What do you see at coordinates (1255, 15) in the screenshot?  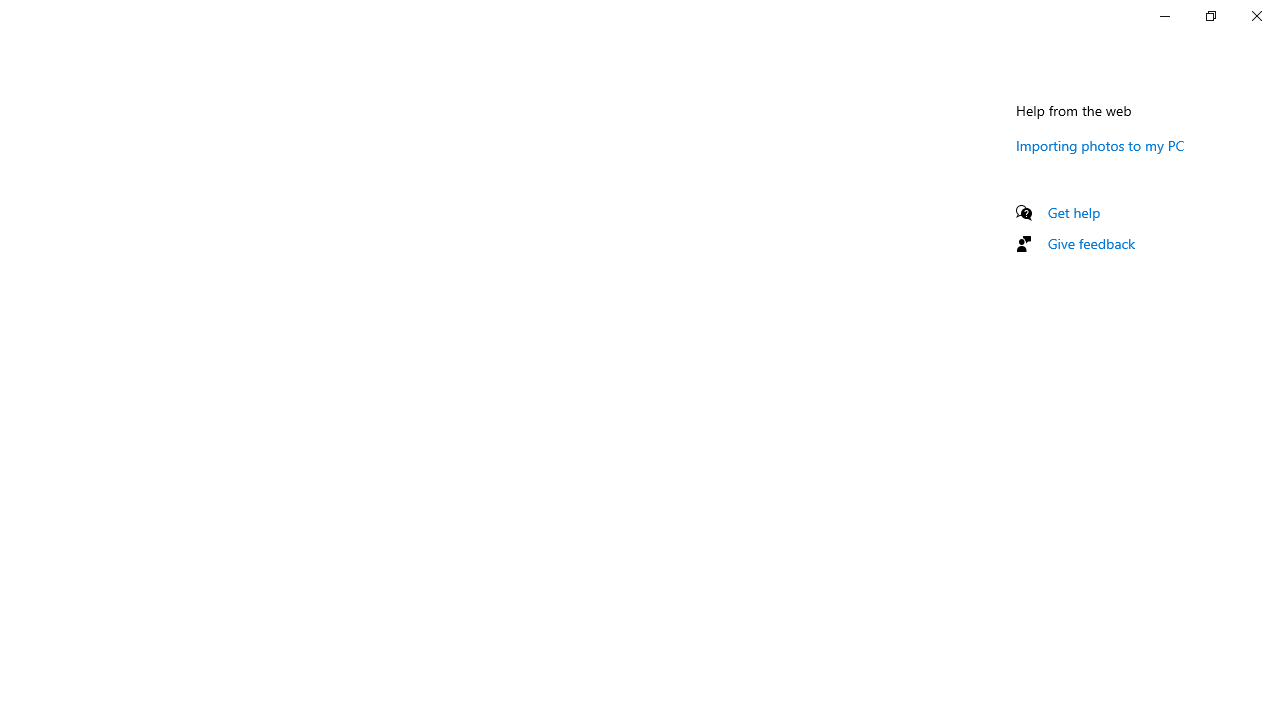 I see `'Close Settings'` at bounding box center [1255, 15].